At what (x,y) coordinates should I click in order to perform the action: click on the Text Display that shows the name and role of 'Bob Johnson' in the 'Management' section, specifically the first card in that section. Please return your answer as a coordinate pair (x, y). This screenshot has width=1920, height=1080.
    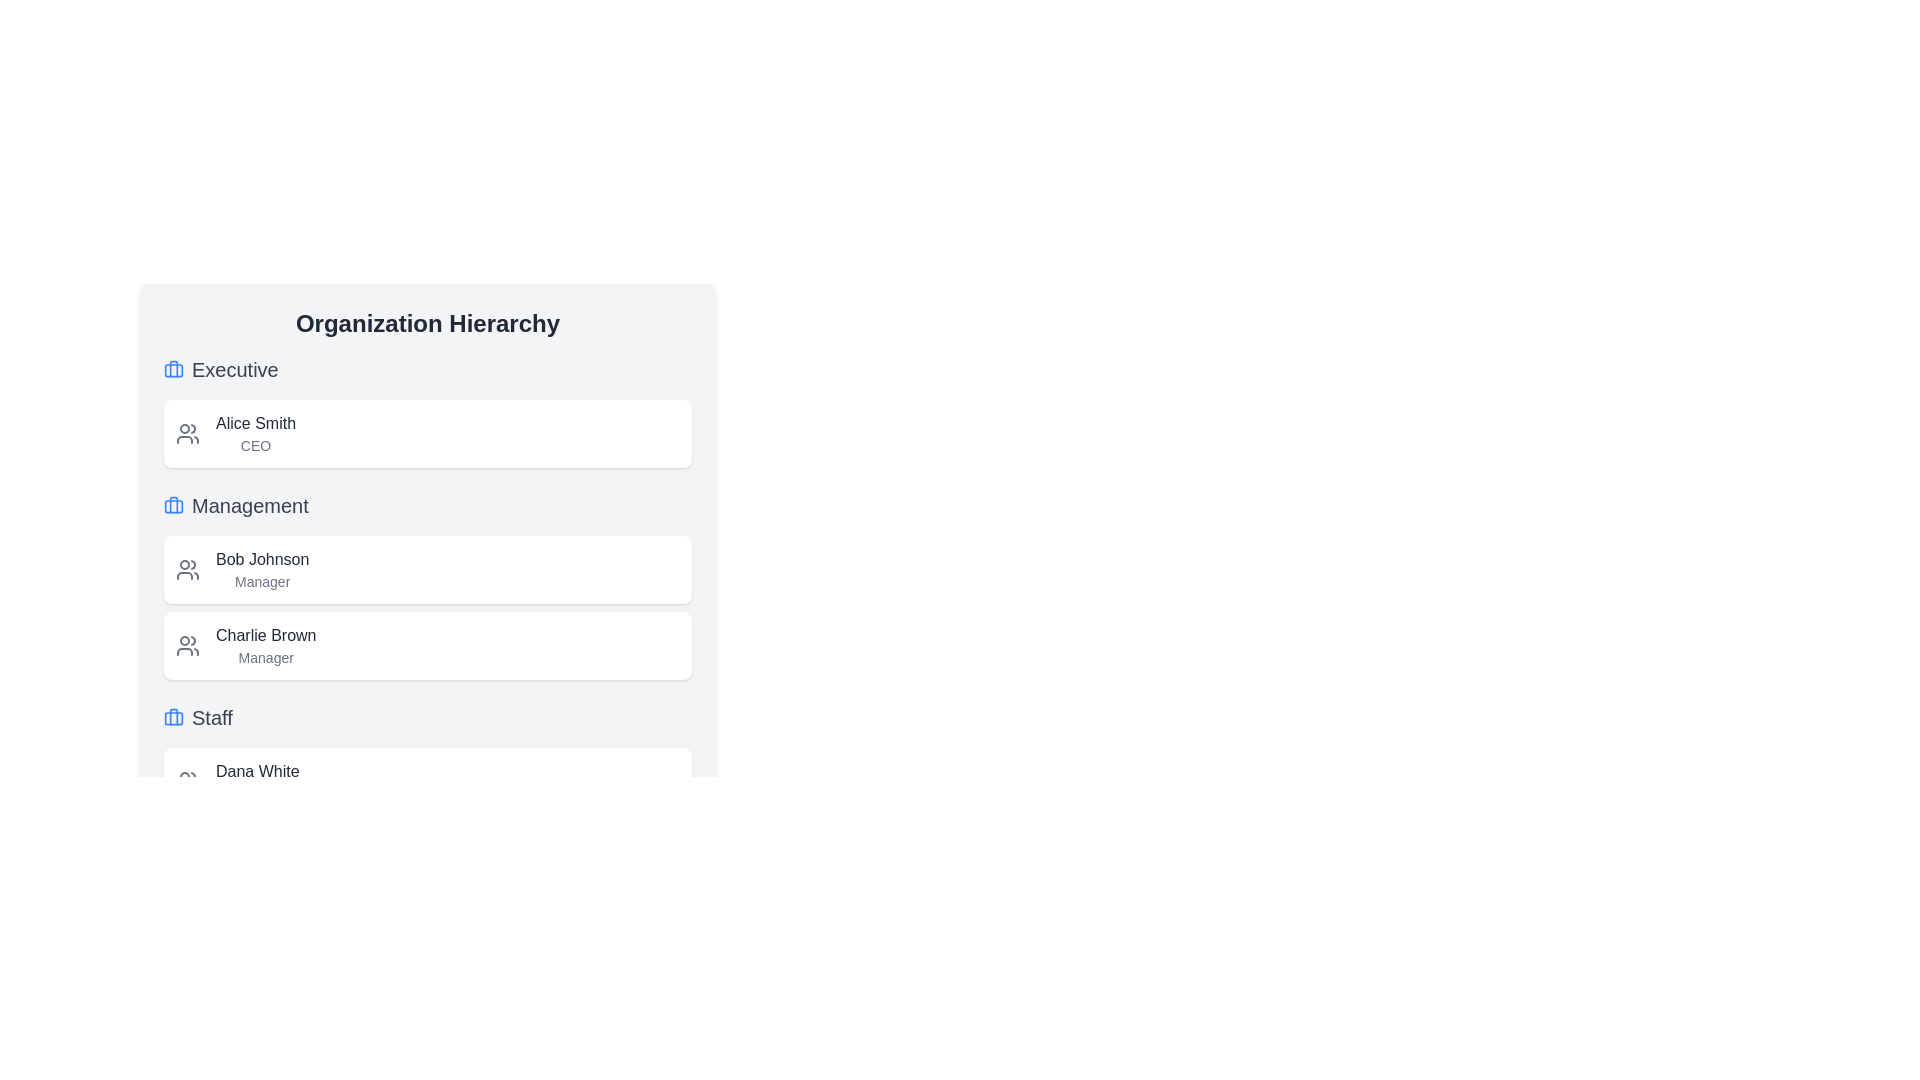
    Looking at the image, I should click on (261, 570).